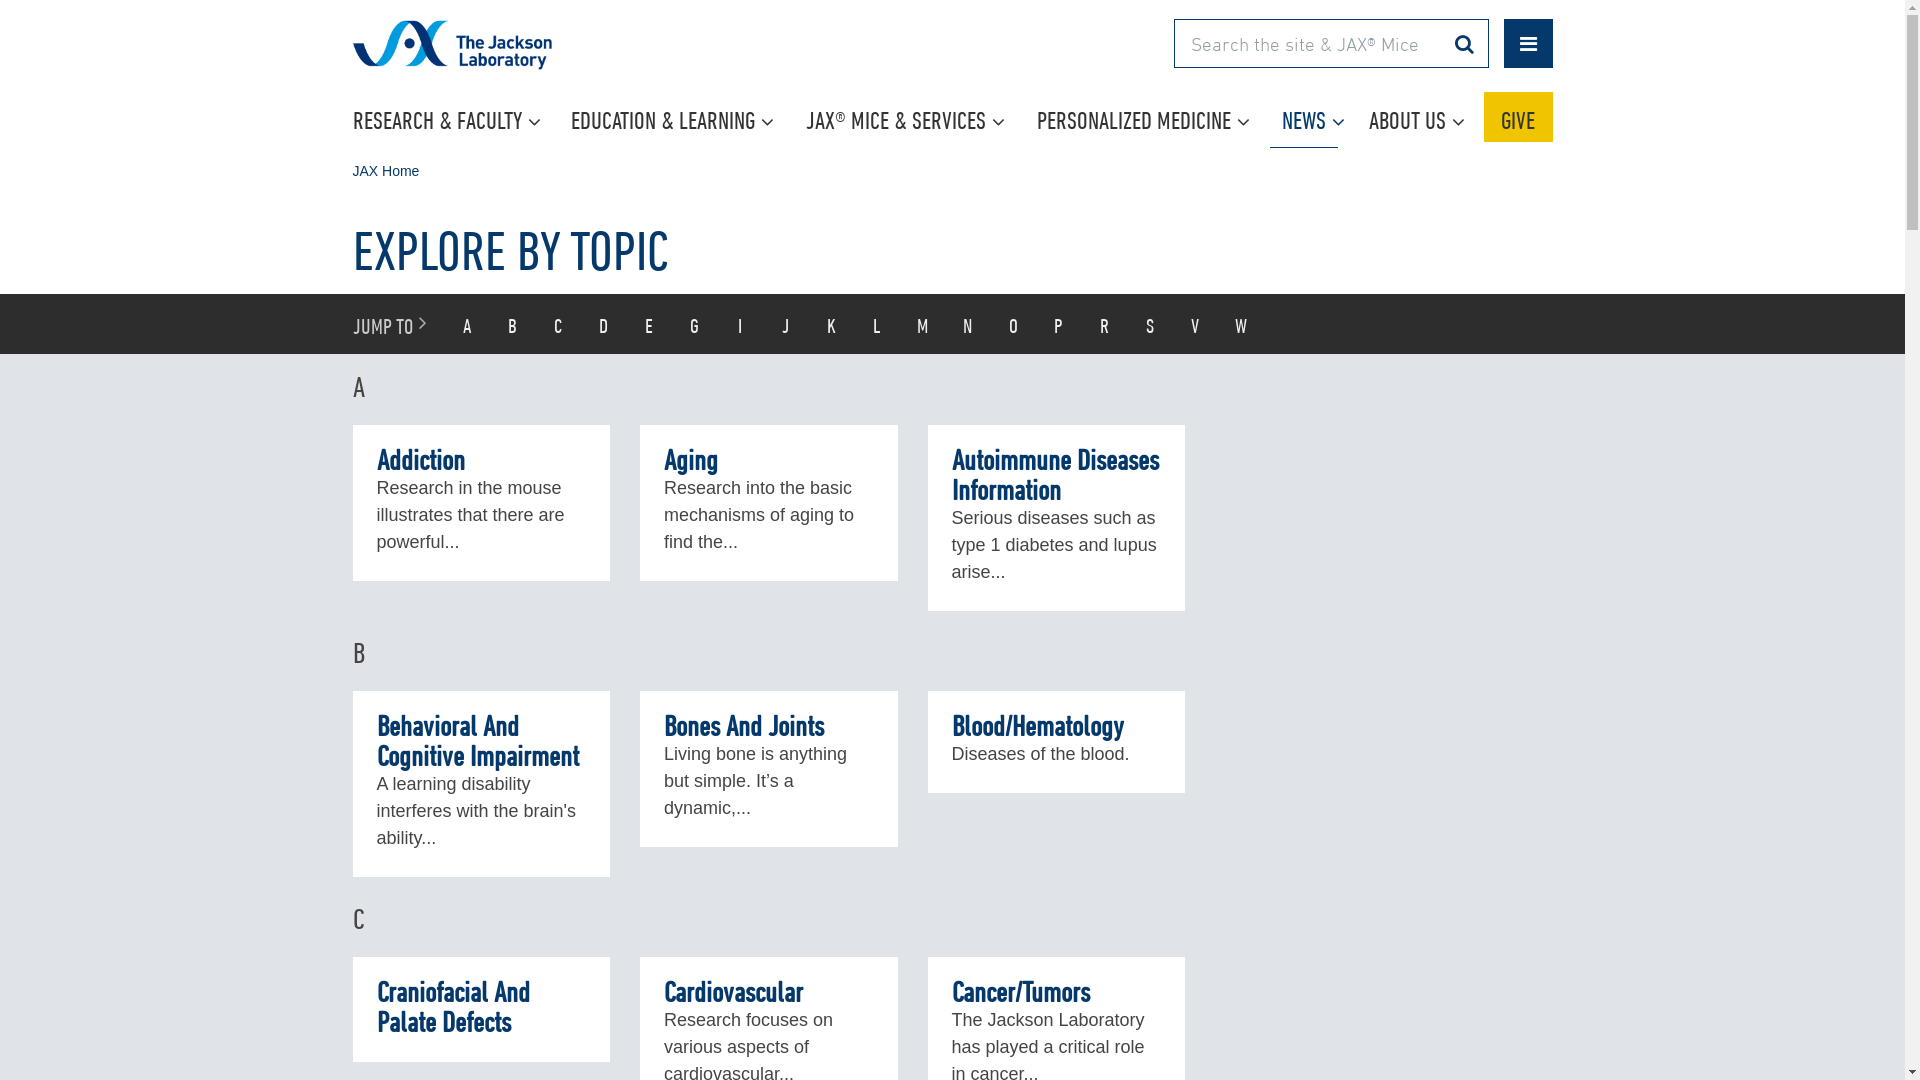 This screenshot has height=1080, width=1920. Describe the element at coordinates (1518, 116) in the screenshot. I see `'GIVE'` at that location.